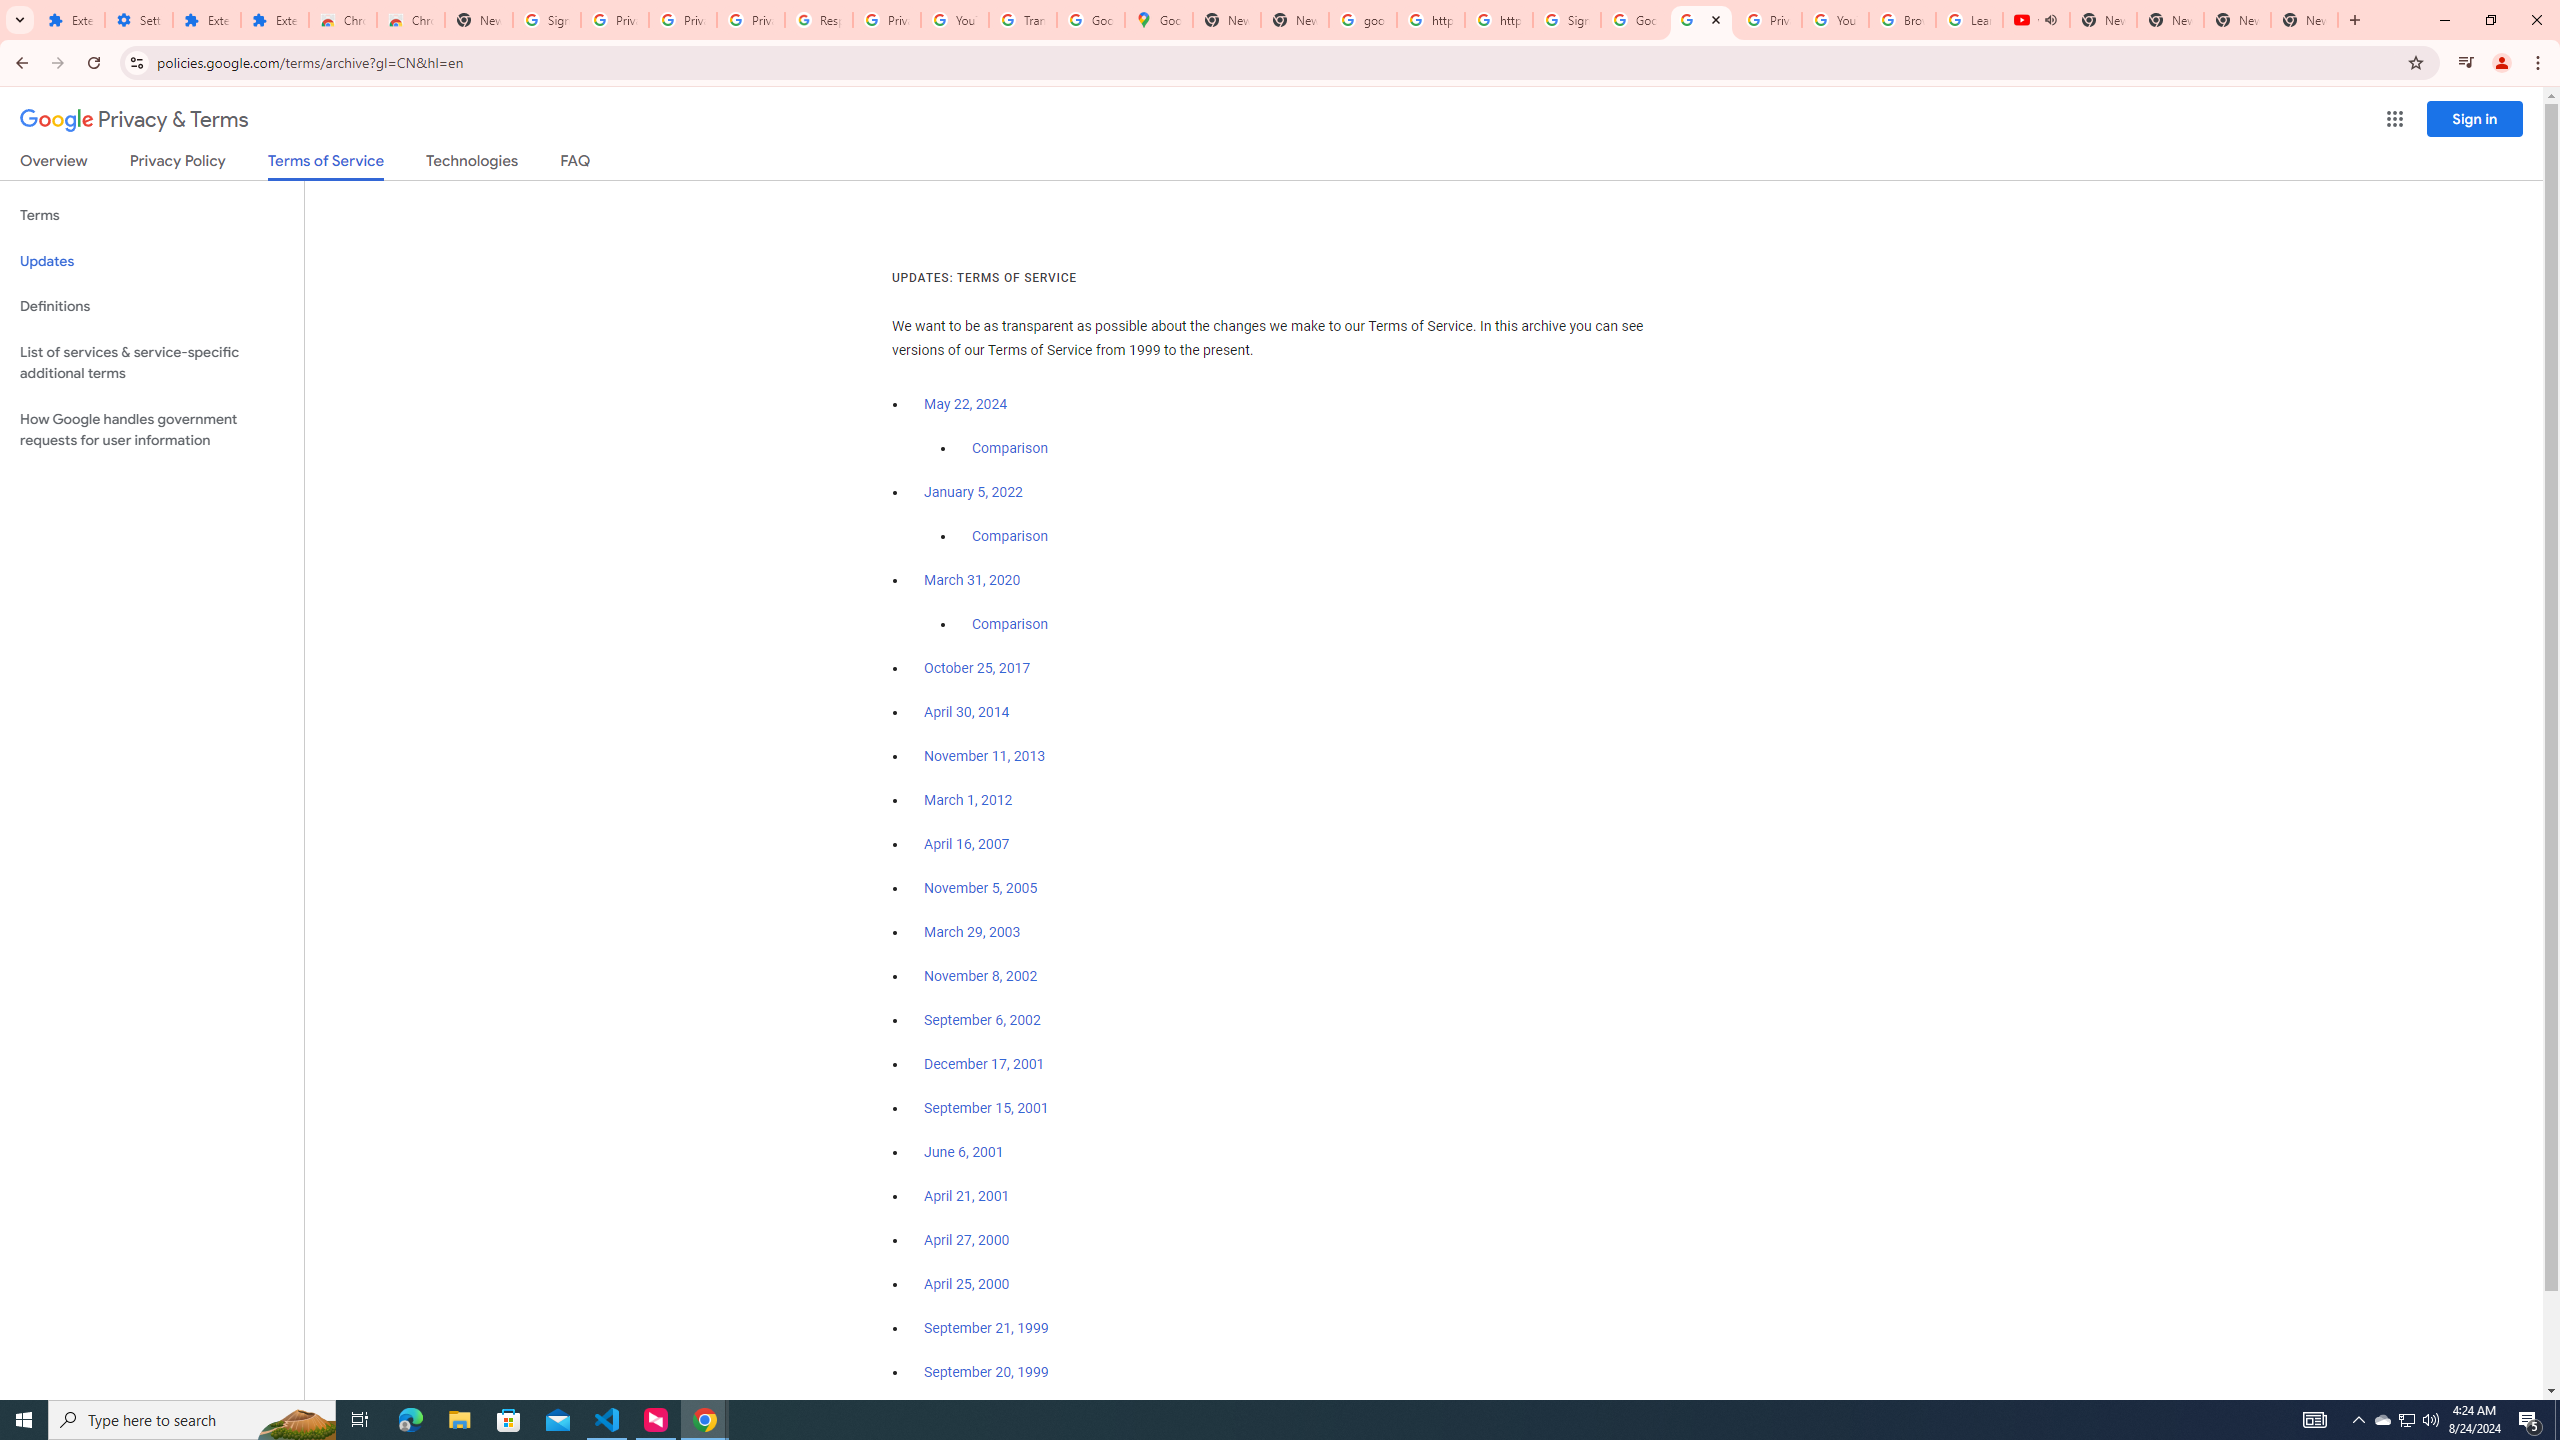 The height and width of the screenshot is (1440, 2560). I want to click on 'March 31, 2020', so click(971, 581).